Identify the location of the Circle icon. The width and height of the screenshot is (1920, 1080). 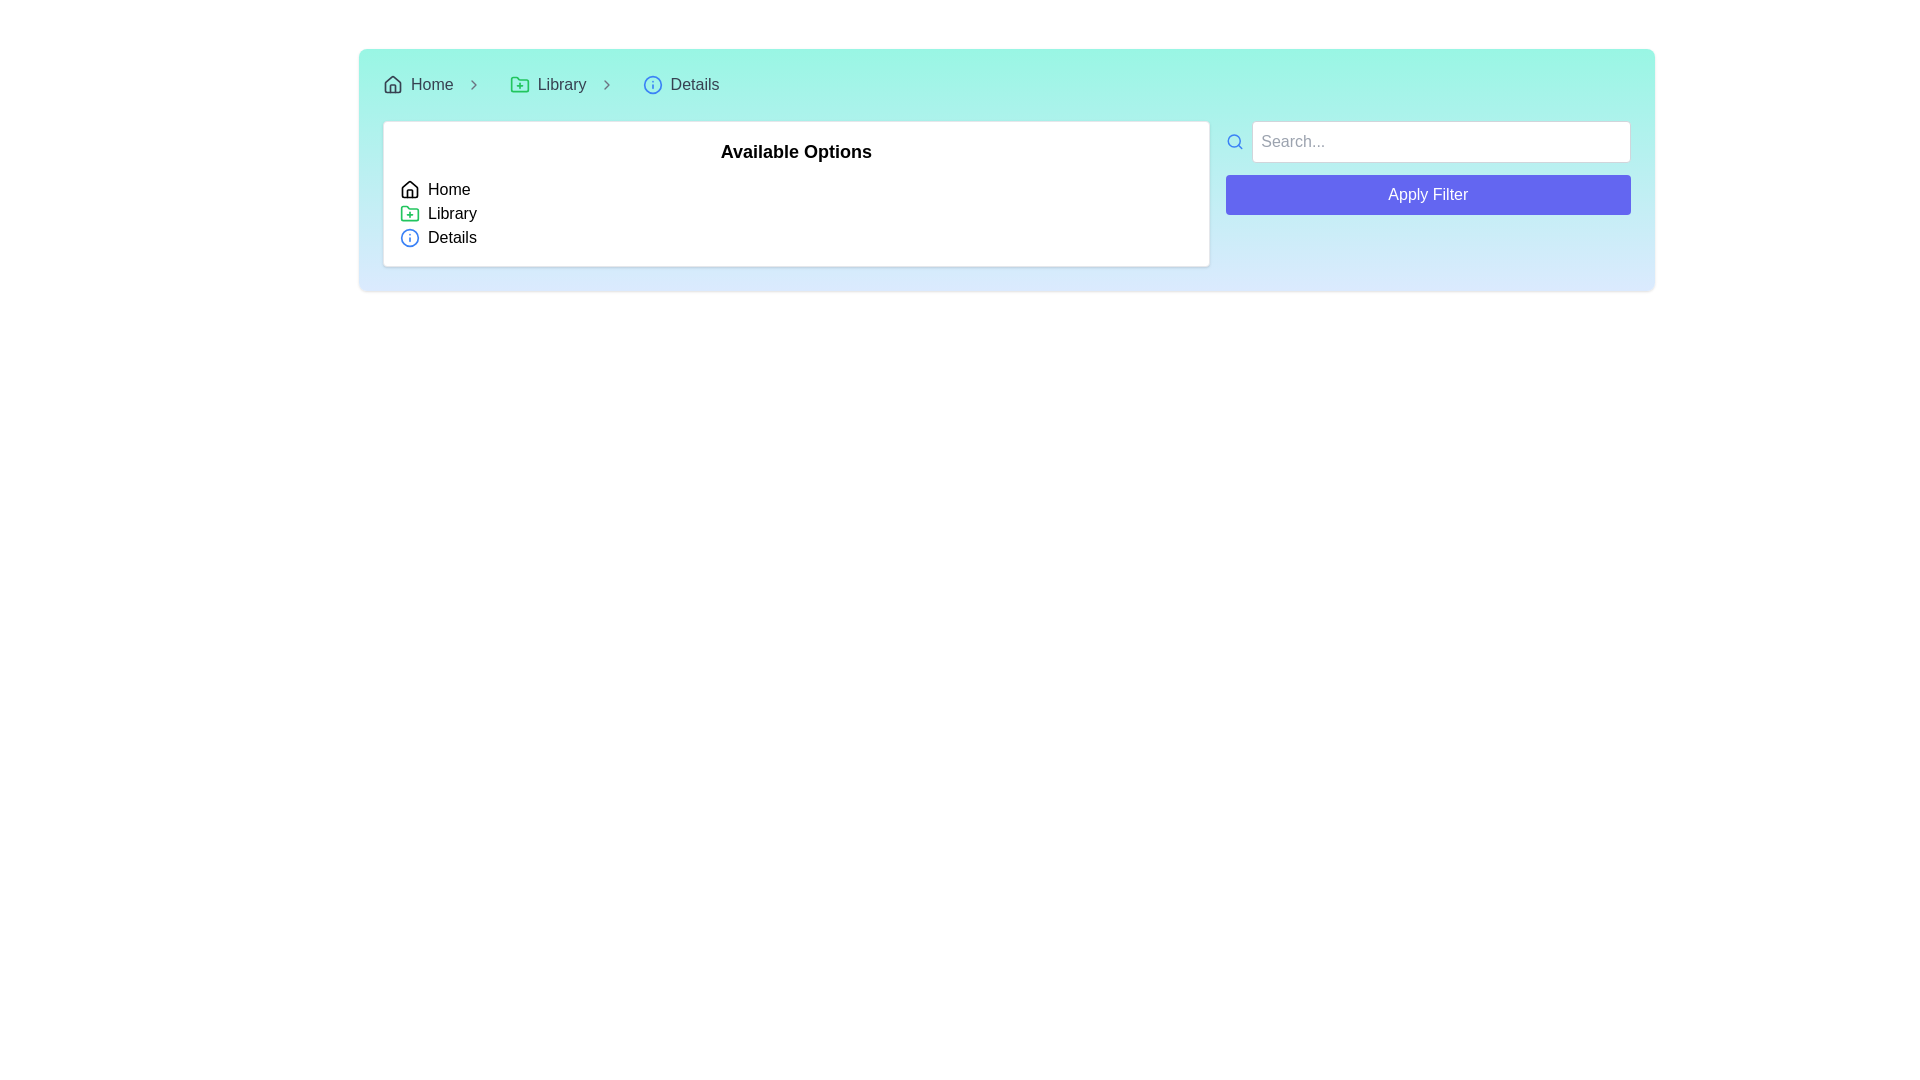
(408, 237).